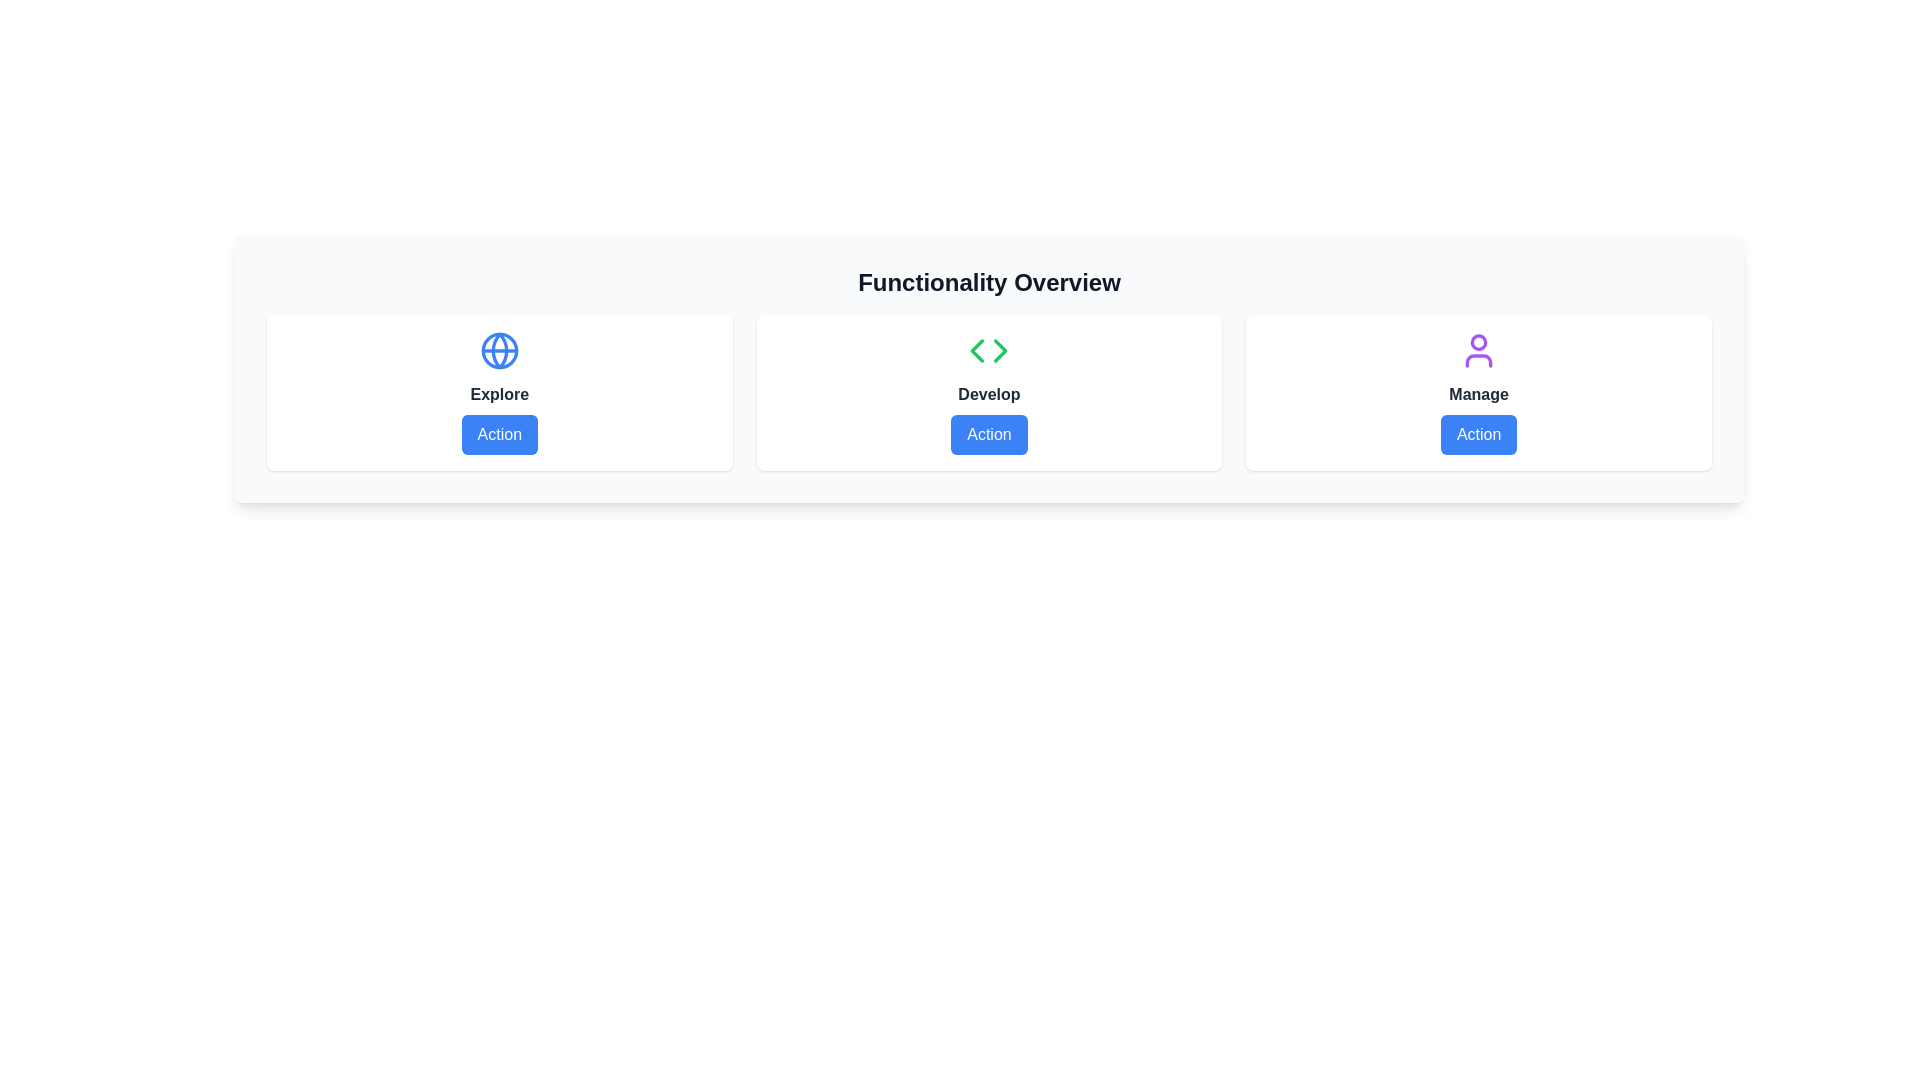 The image size is (1920, 1080). I want to click on the globe icon (SVG) located in the first card under 'Functionality Overview', above the 'Explore' text and 'Action' button, so click(499, 350).